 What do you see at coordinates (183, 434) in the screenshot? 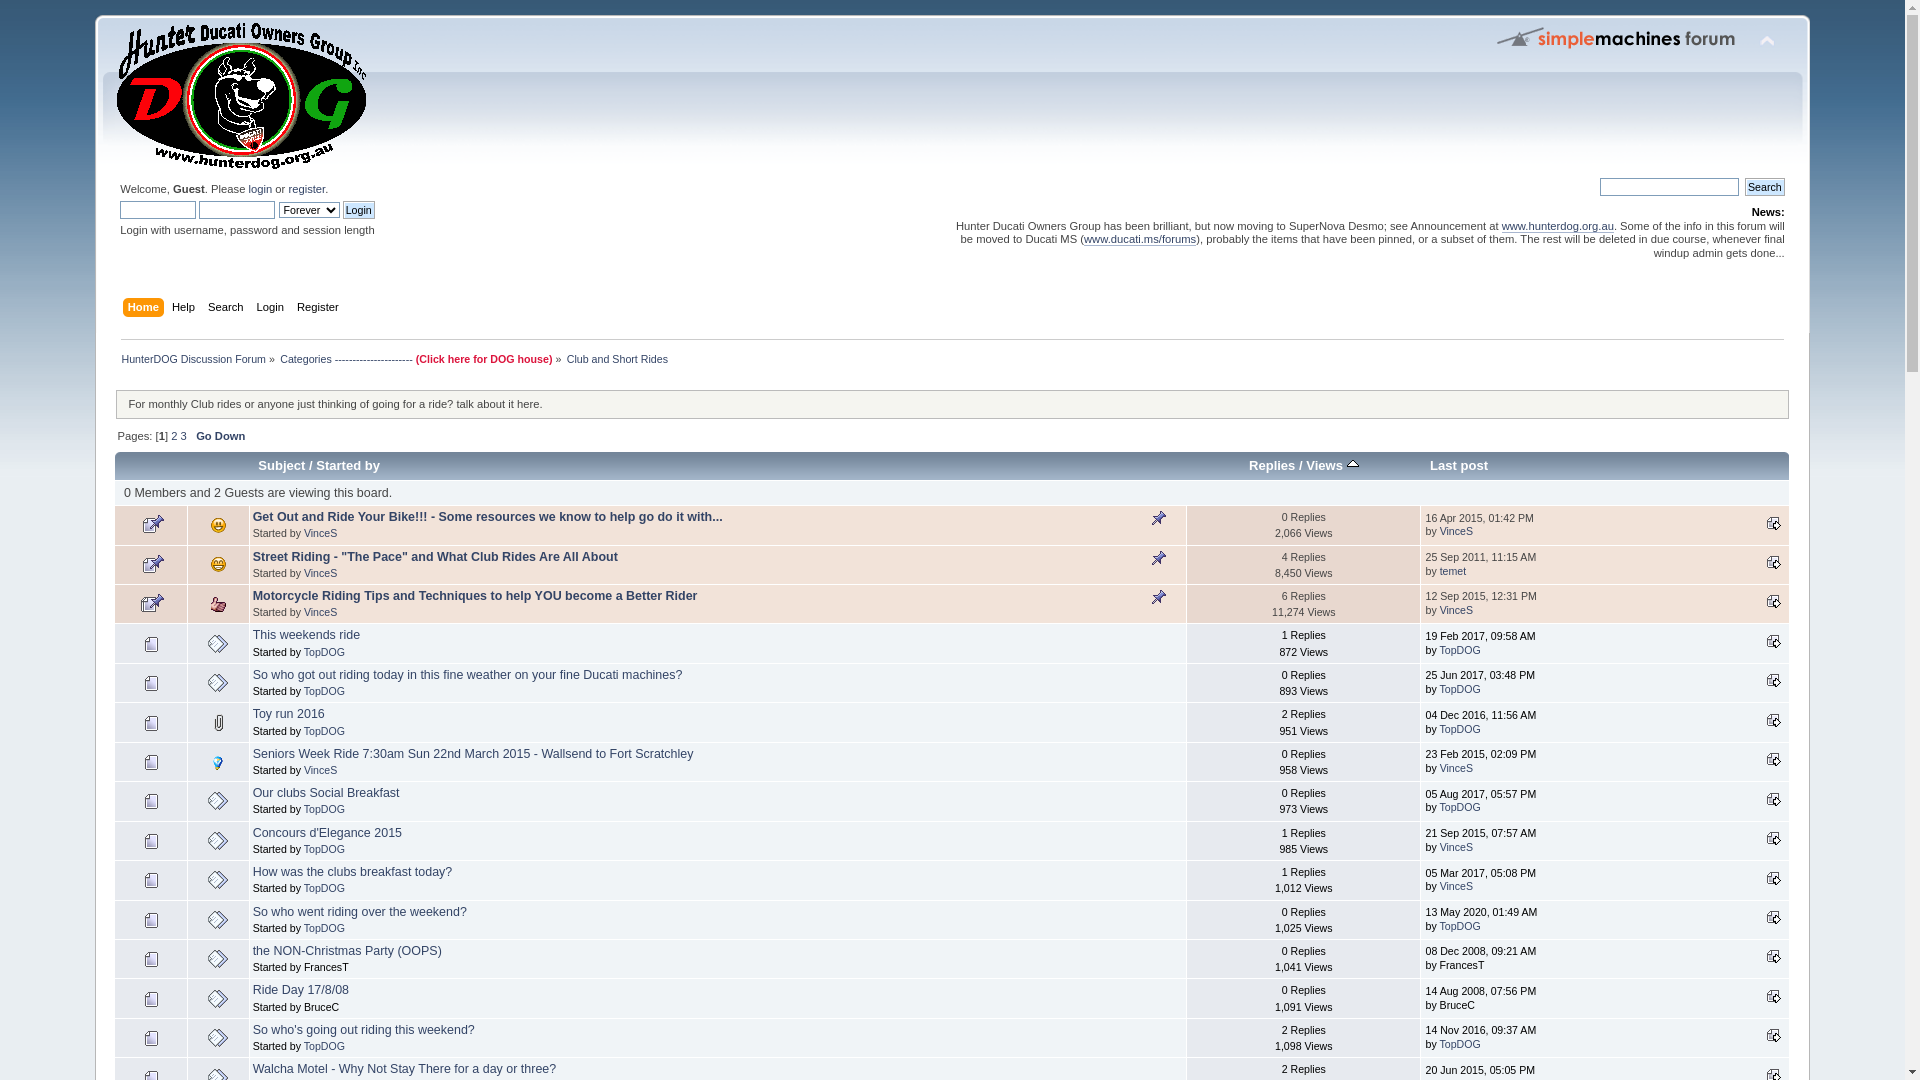
I see `'3'` at bounding box center [183, 434].